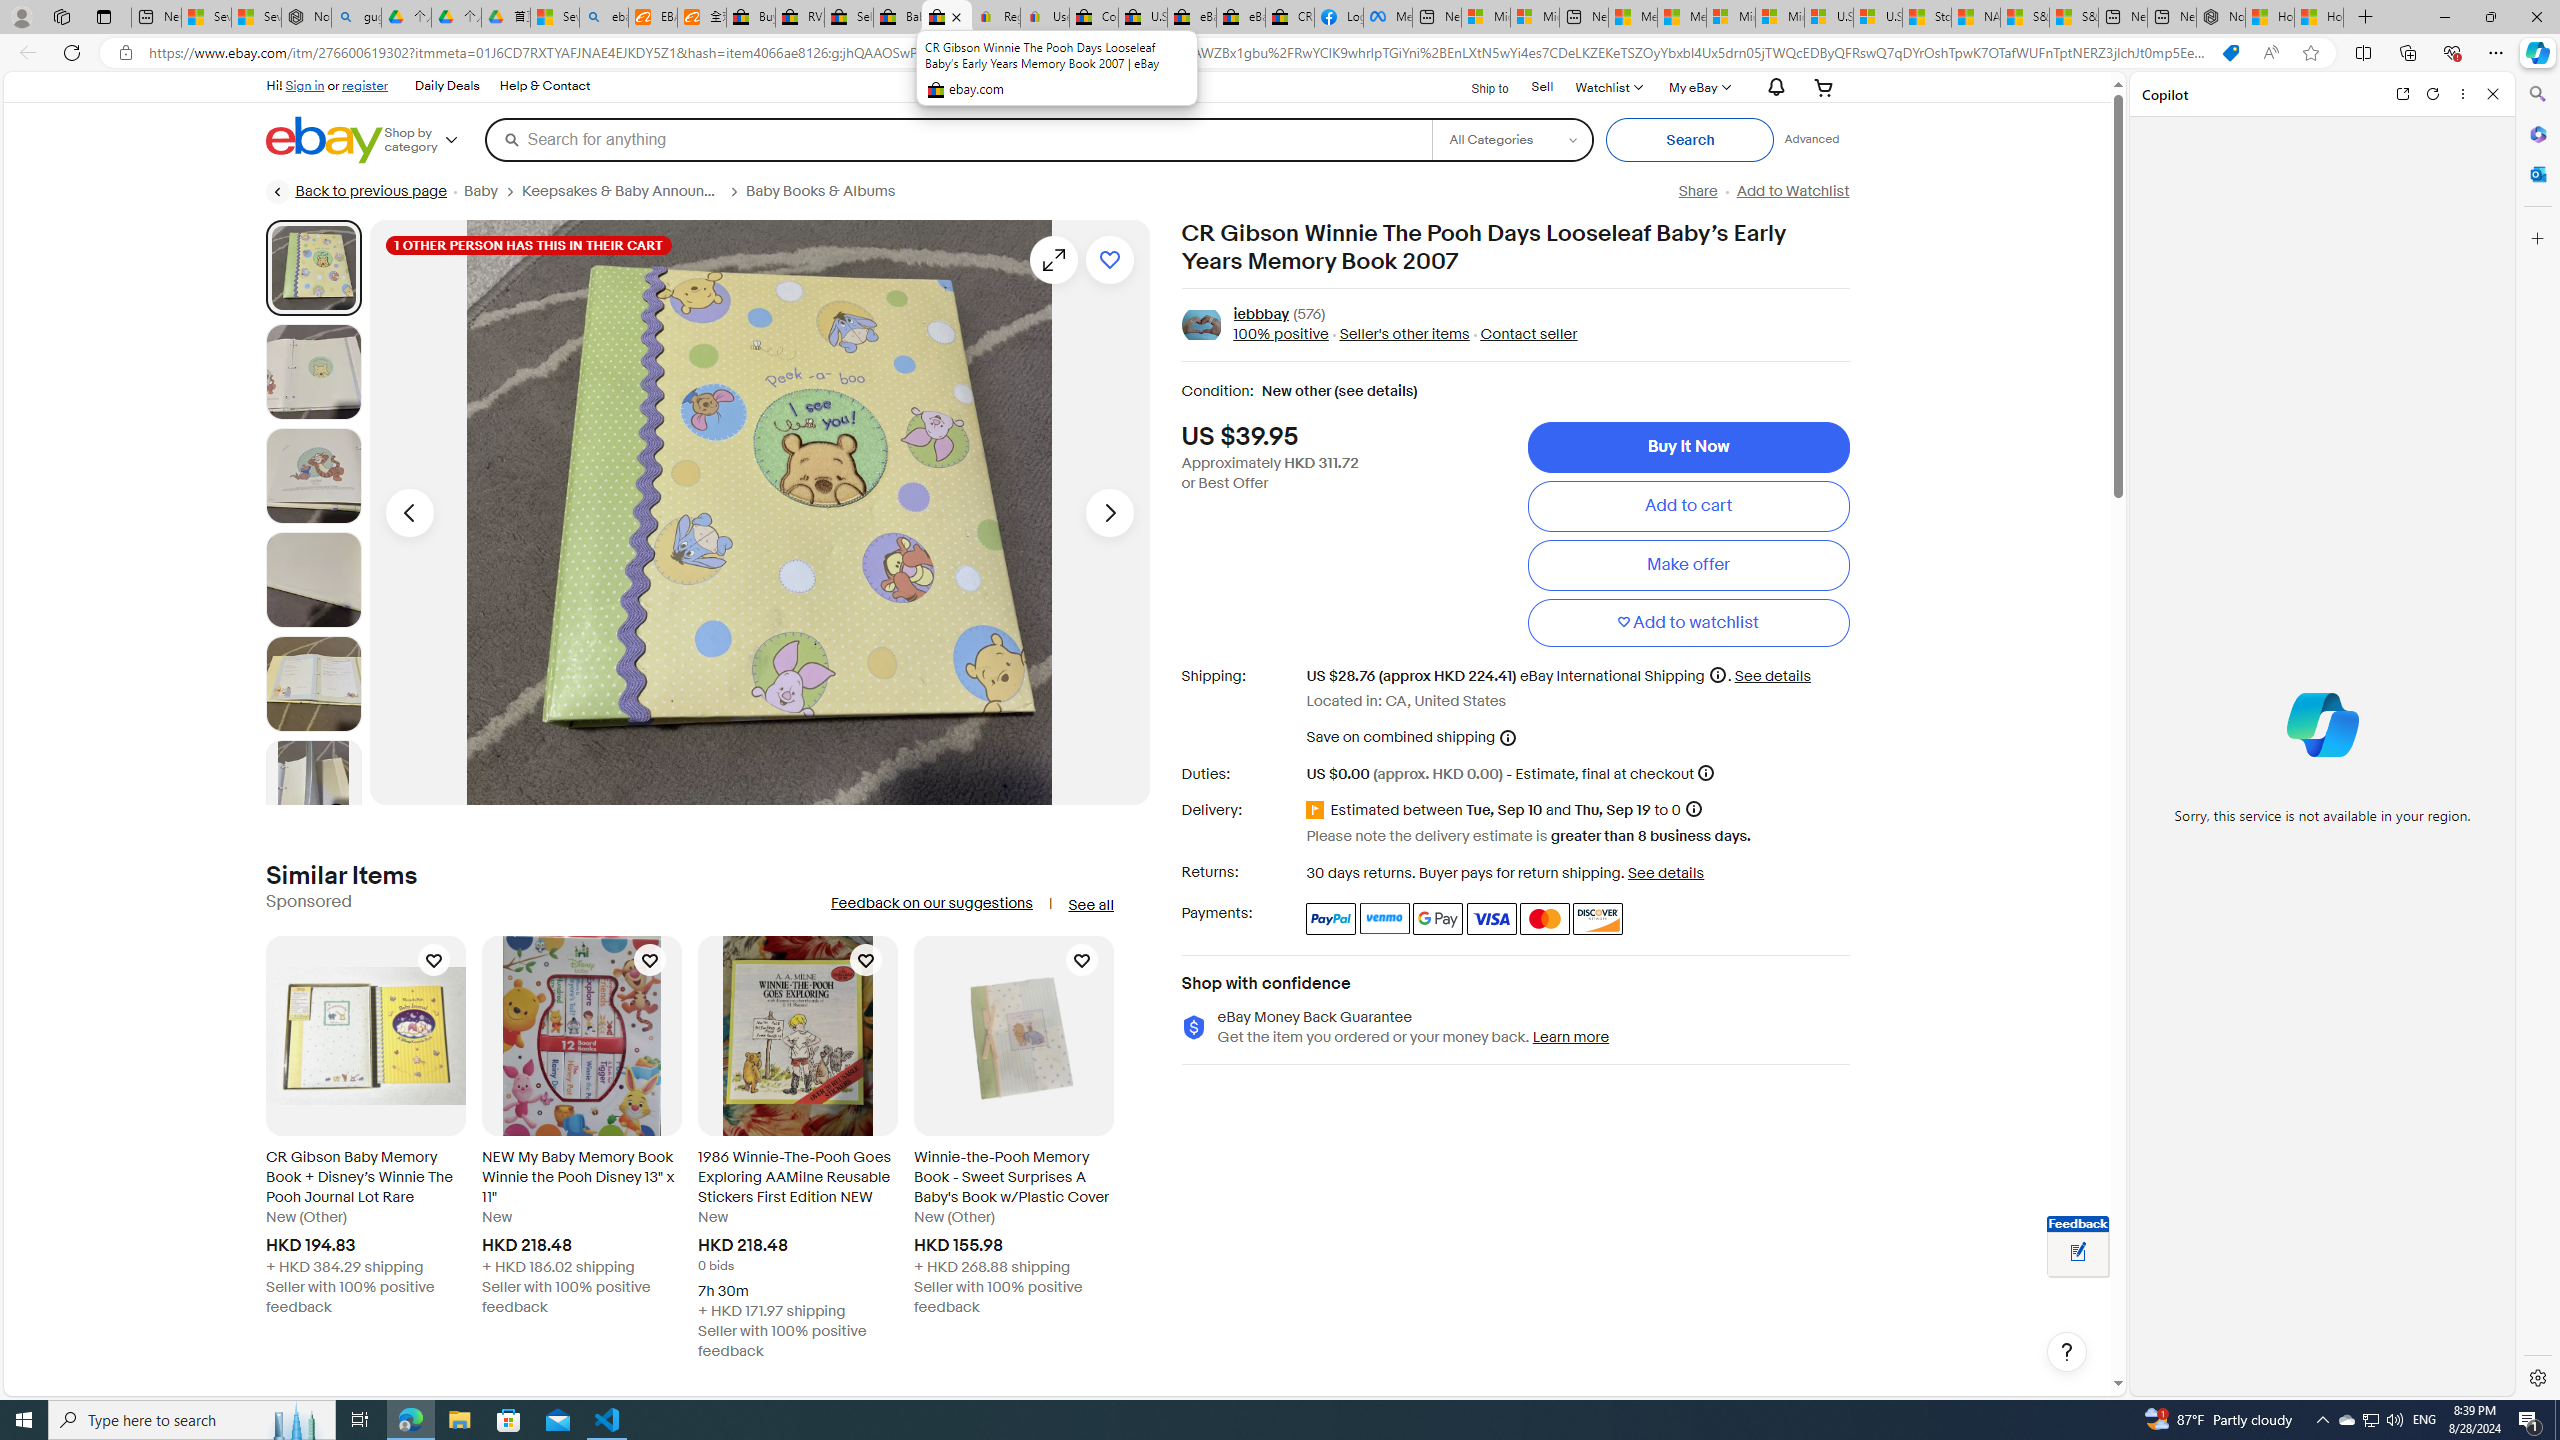  What do you see at coordinates (1476, 85) in the screenshot?
I see `'Ship to'` at bounding box center [1476, 85].